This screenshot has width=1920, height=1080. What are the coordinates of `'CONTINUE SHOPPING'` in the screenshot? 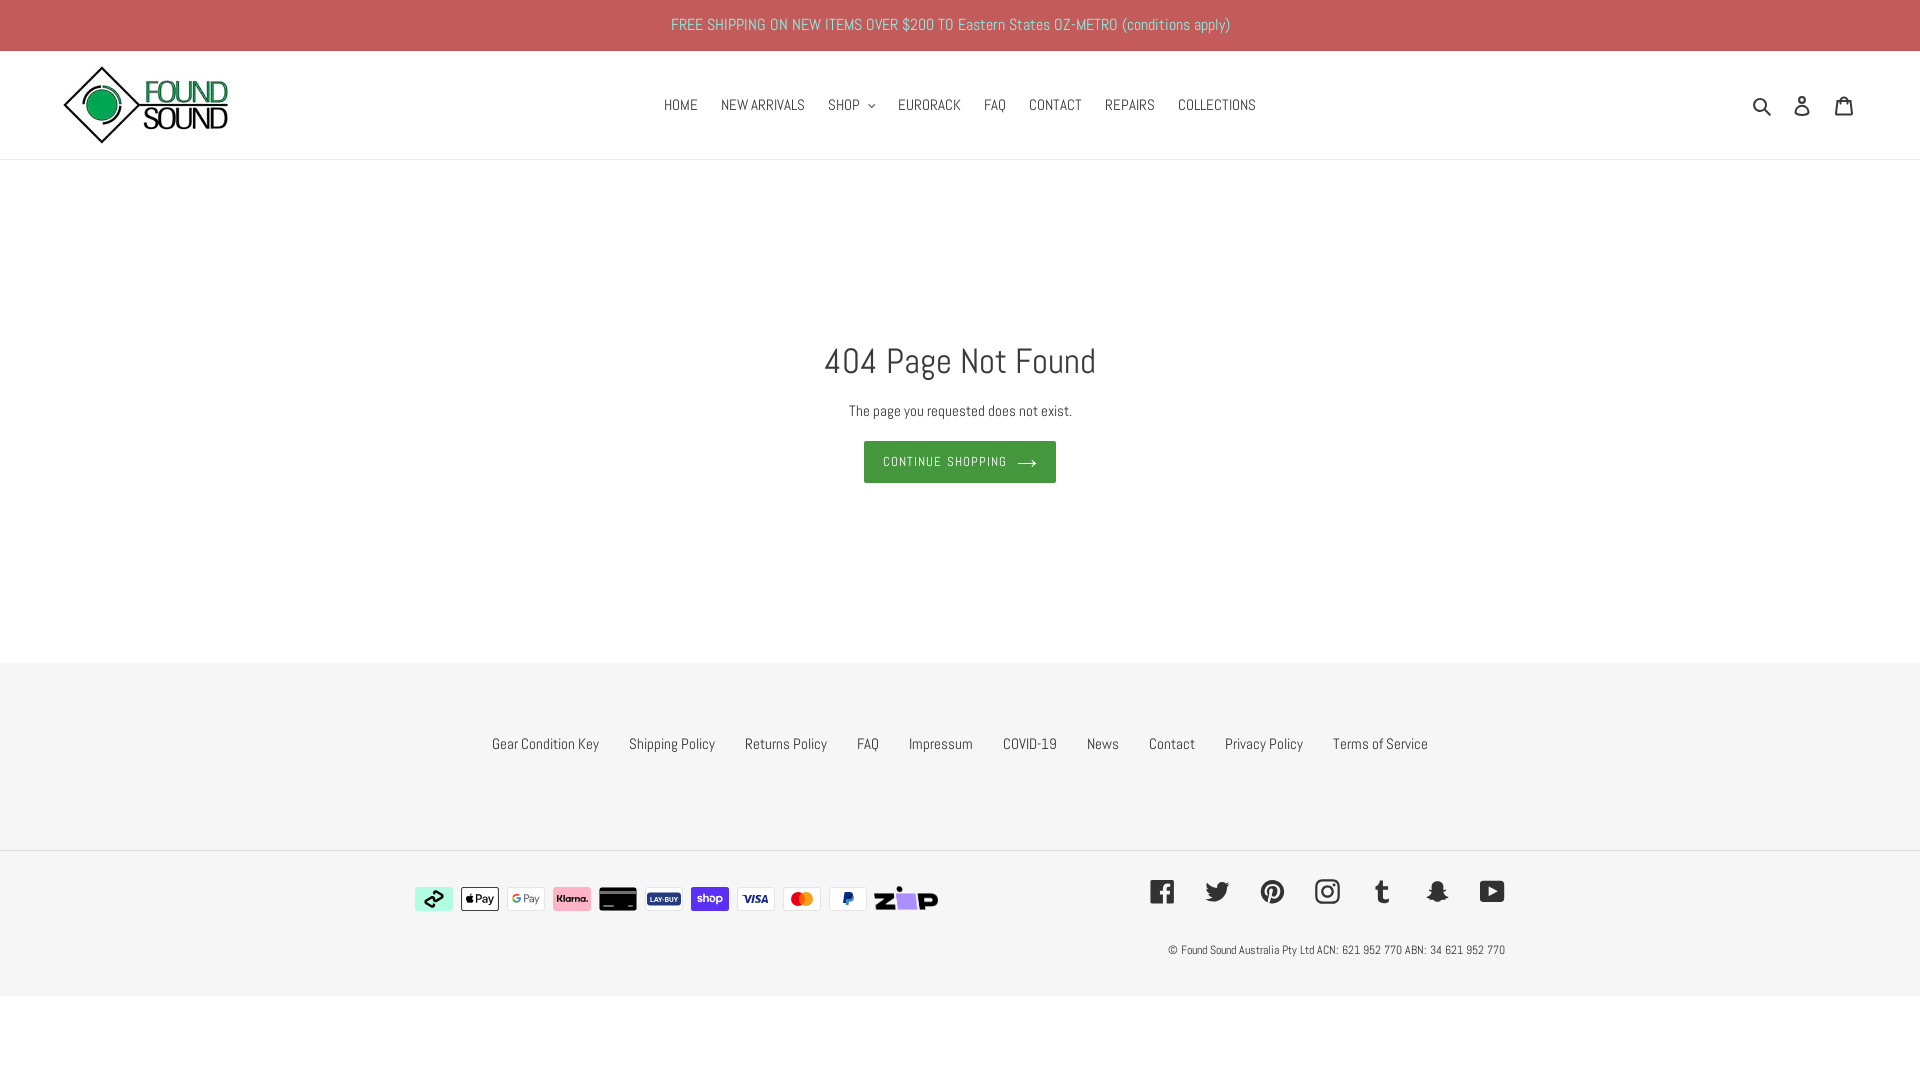 It's located at (864, 462).